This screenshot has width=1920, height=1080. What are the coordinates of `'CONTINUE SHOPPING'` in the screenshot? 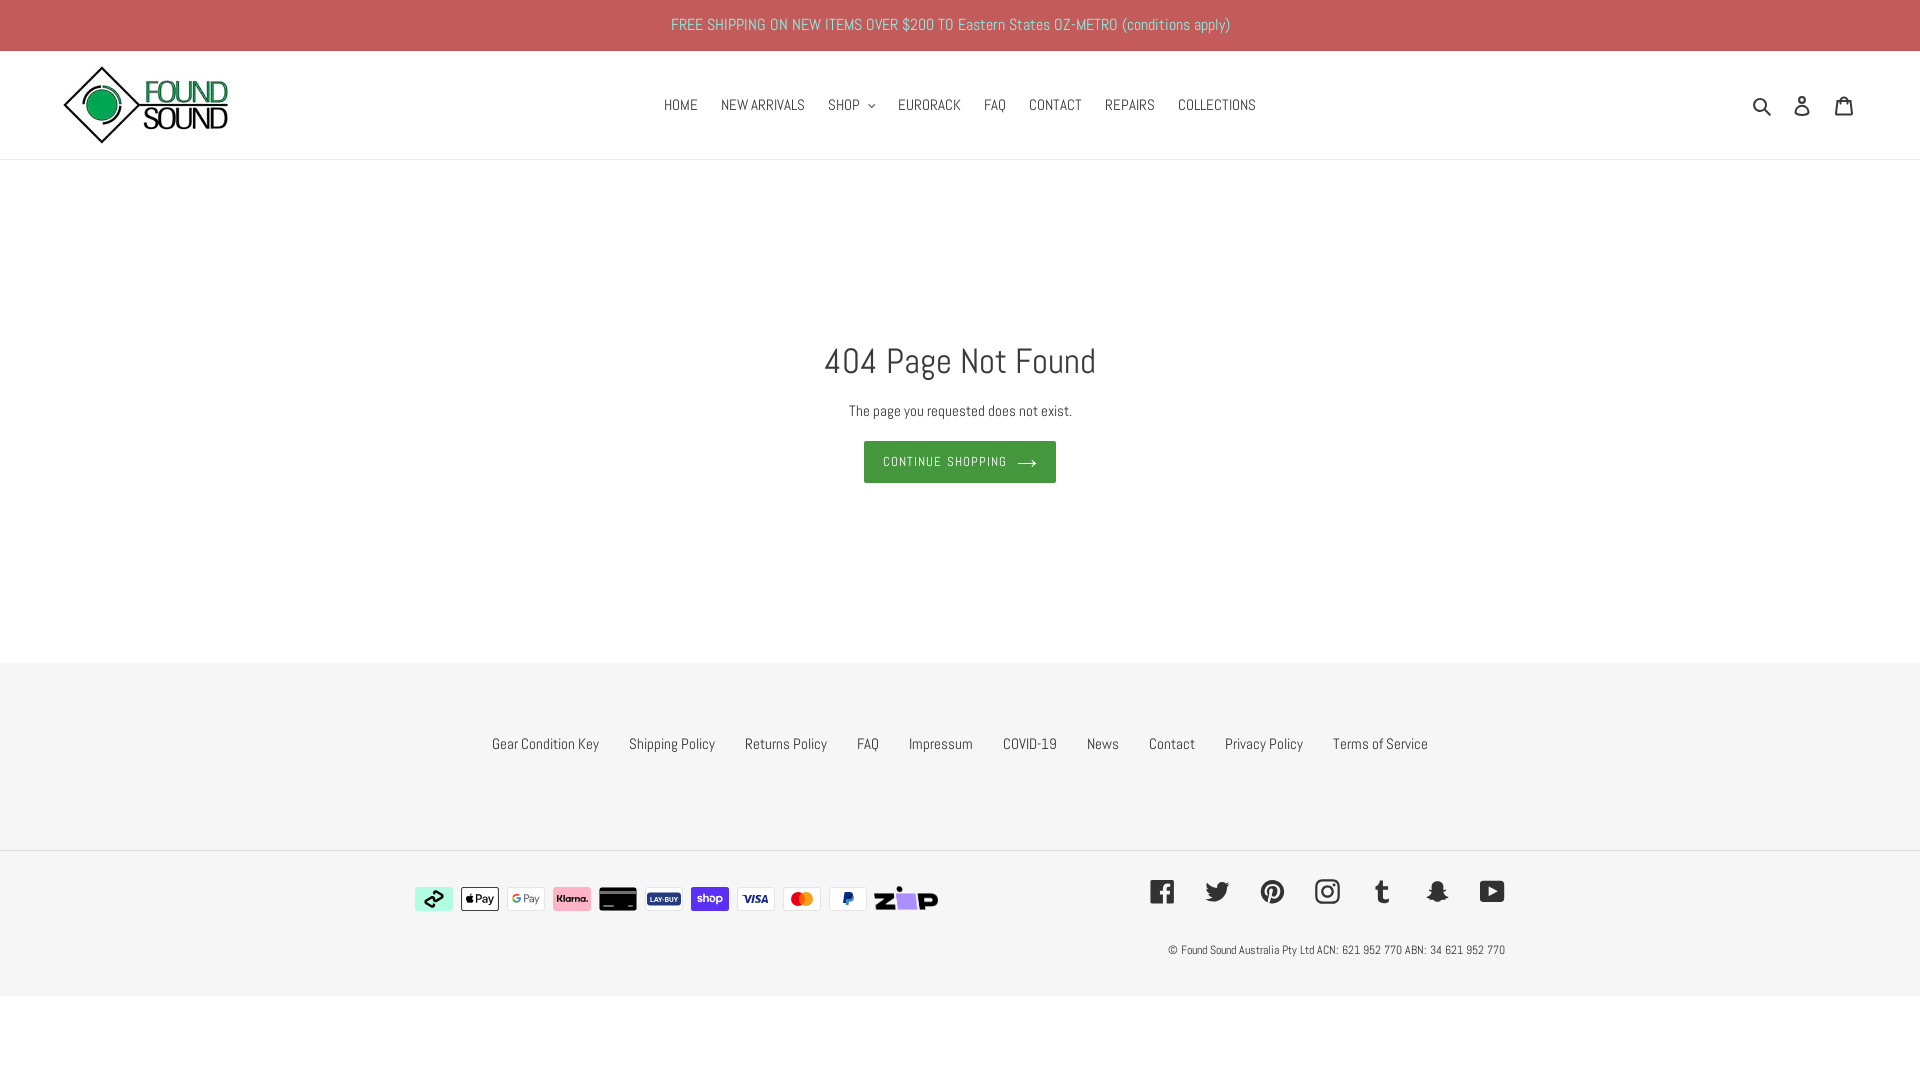 It's located at (864, 462).